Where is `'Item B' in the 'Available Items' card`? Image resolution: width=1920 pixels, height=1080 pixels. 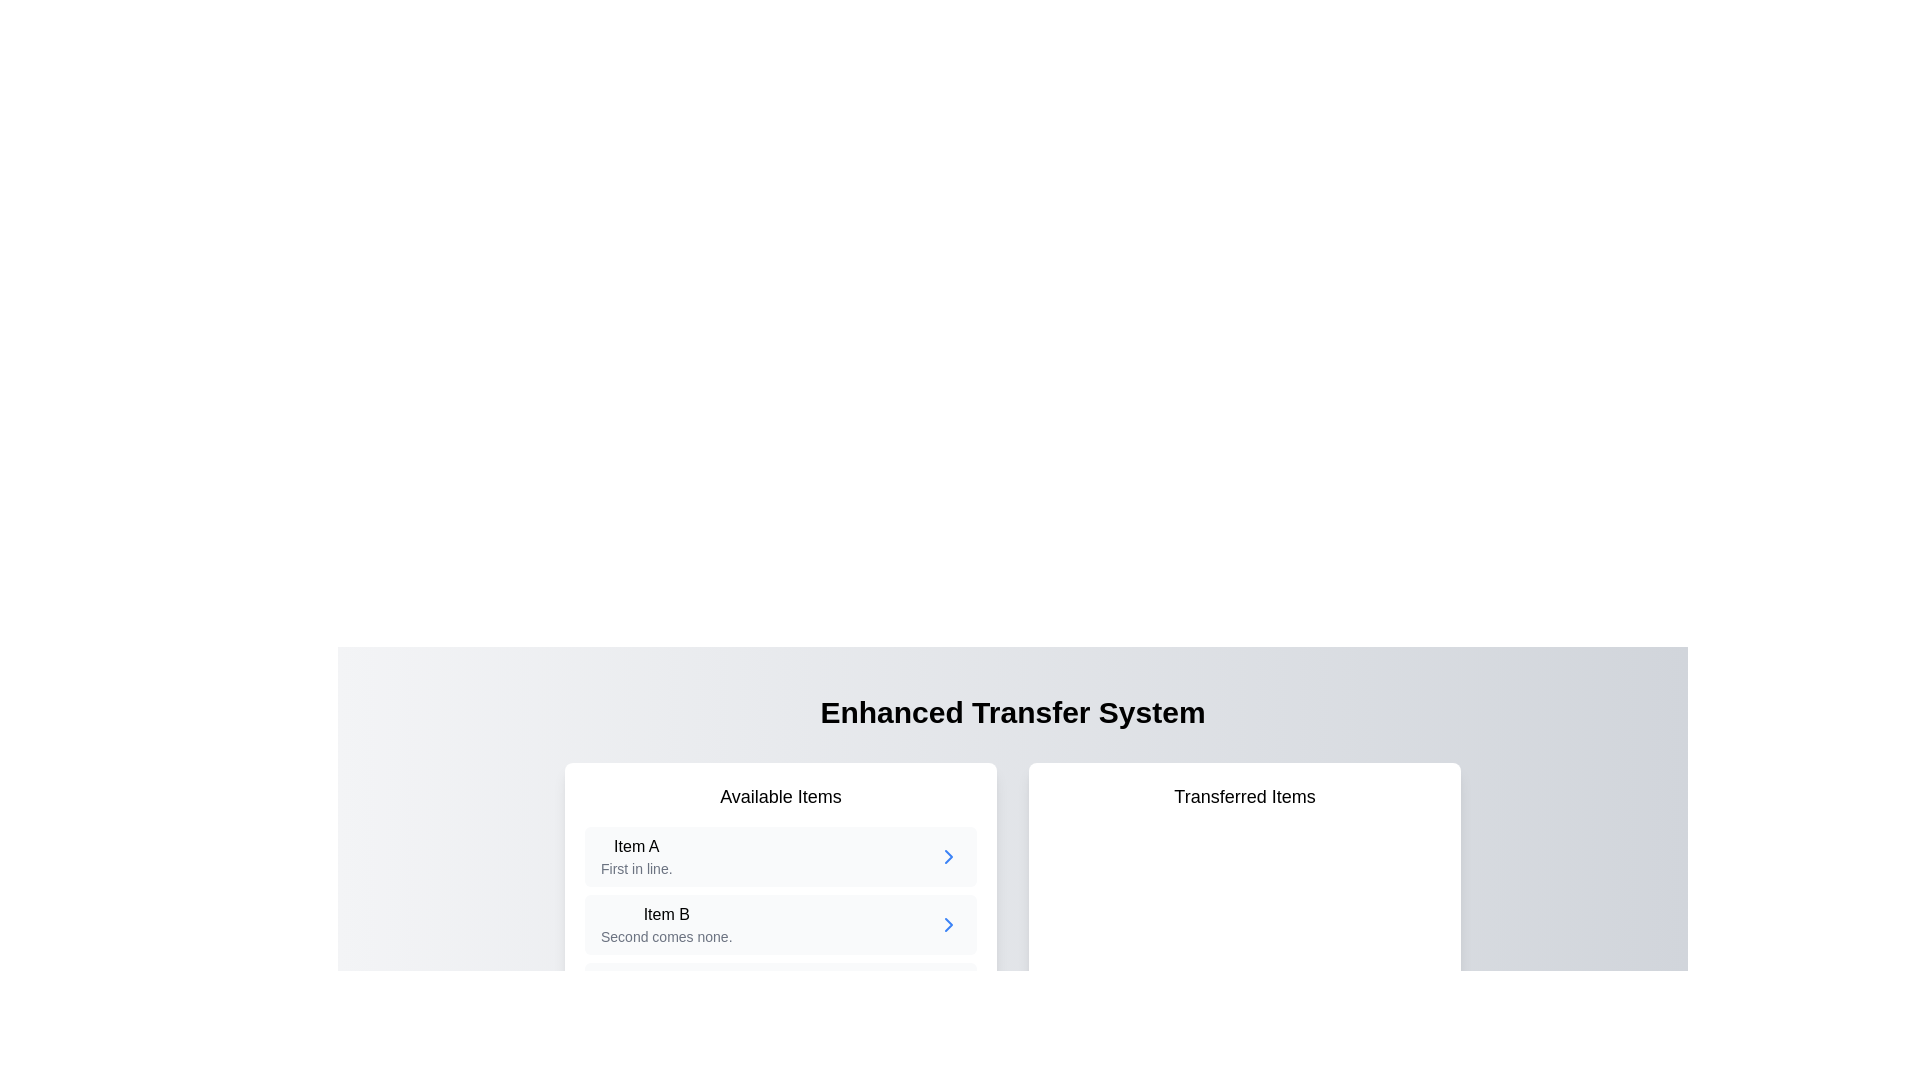 'Item B' in the 'Available Items' card is located at coordinates (780, 902).